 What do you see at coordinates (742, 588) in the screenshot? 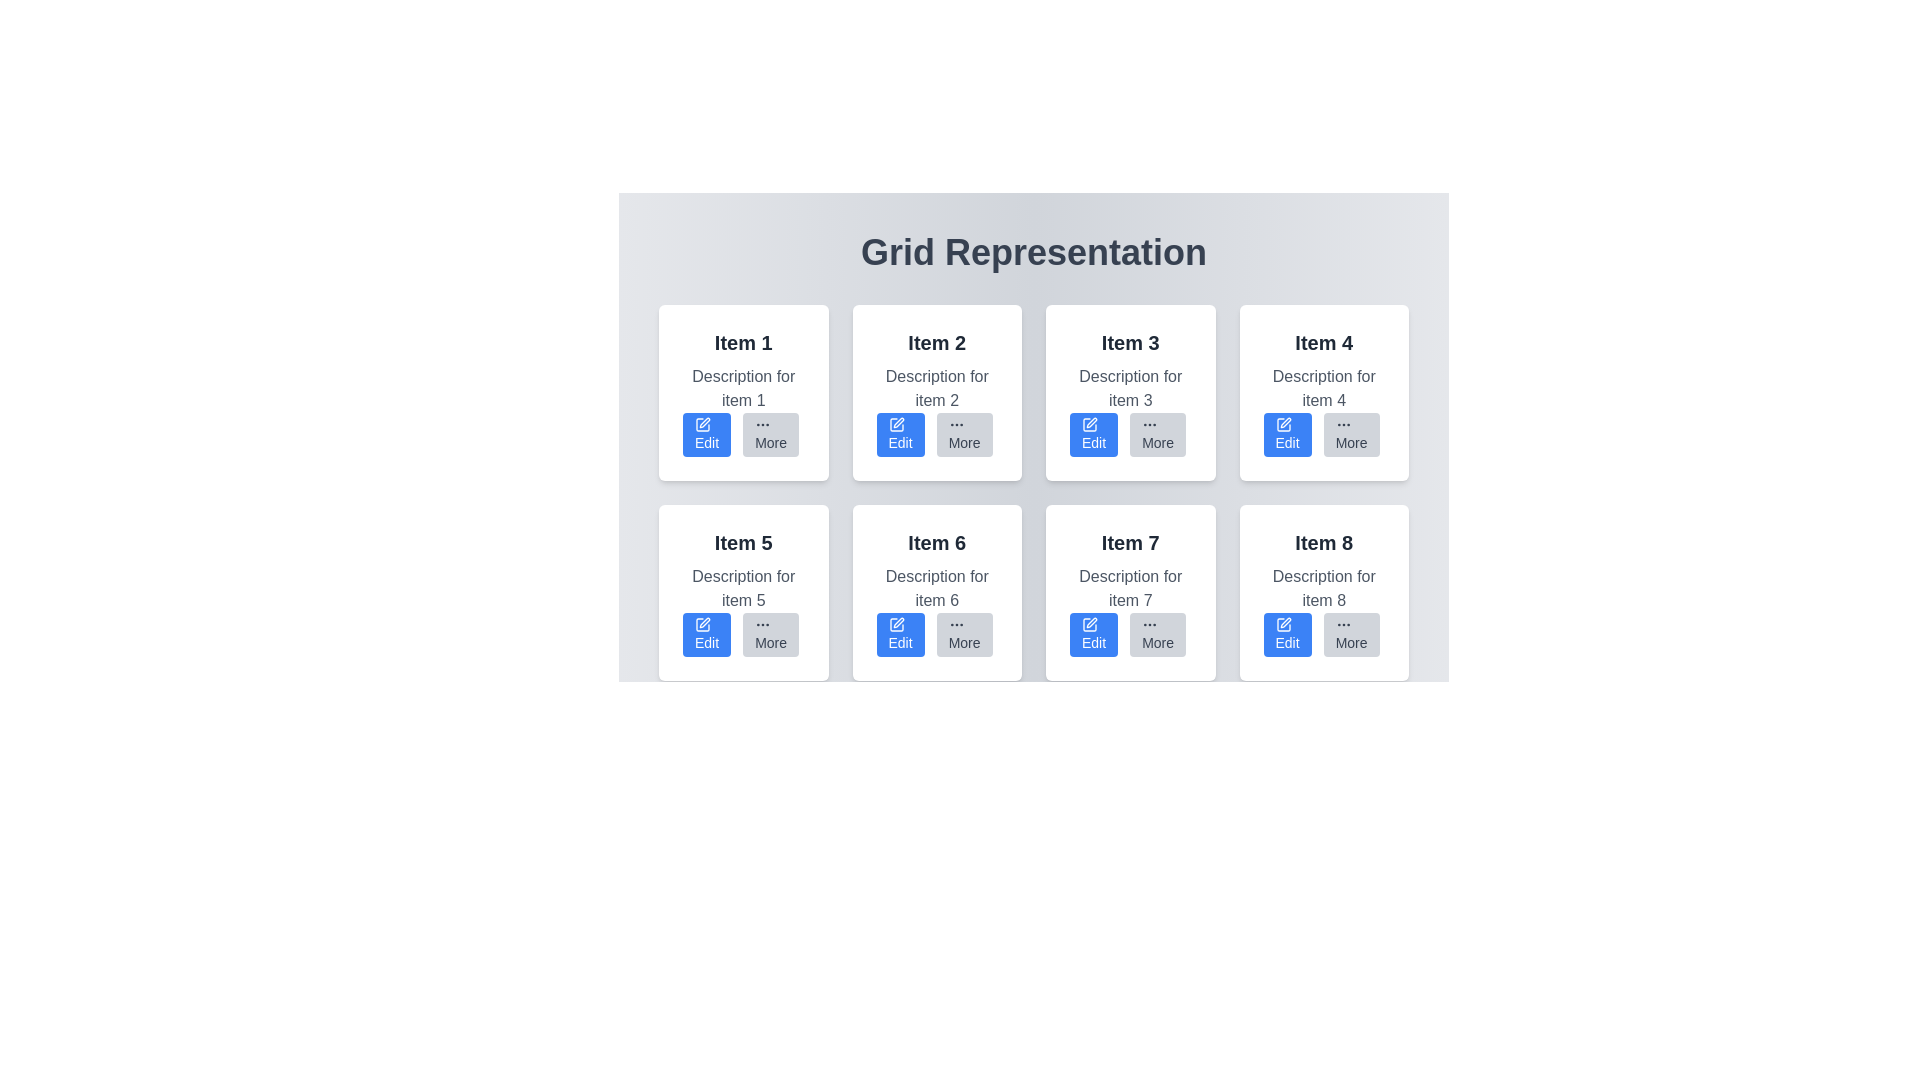
I see `the static text displaying 'Description for item 5' located in the card under the title 'Item 5'` at bounding box center [742, 588].